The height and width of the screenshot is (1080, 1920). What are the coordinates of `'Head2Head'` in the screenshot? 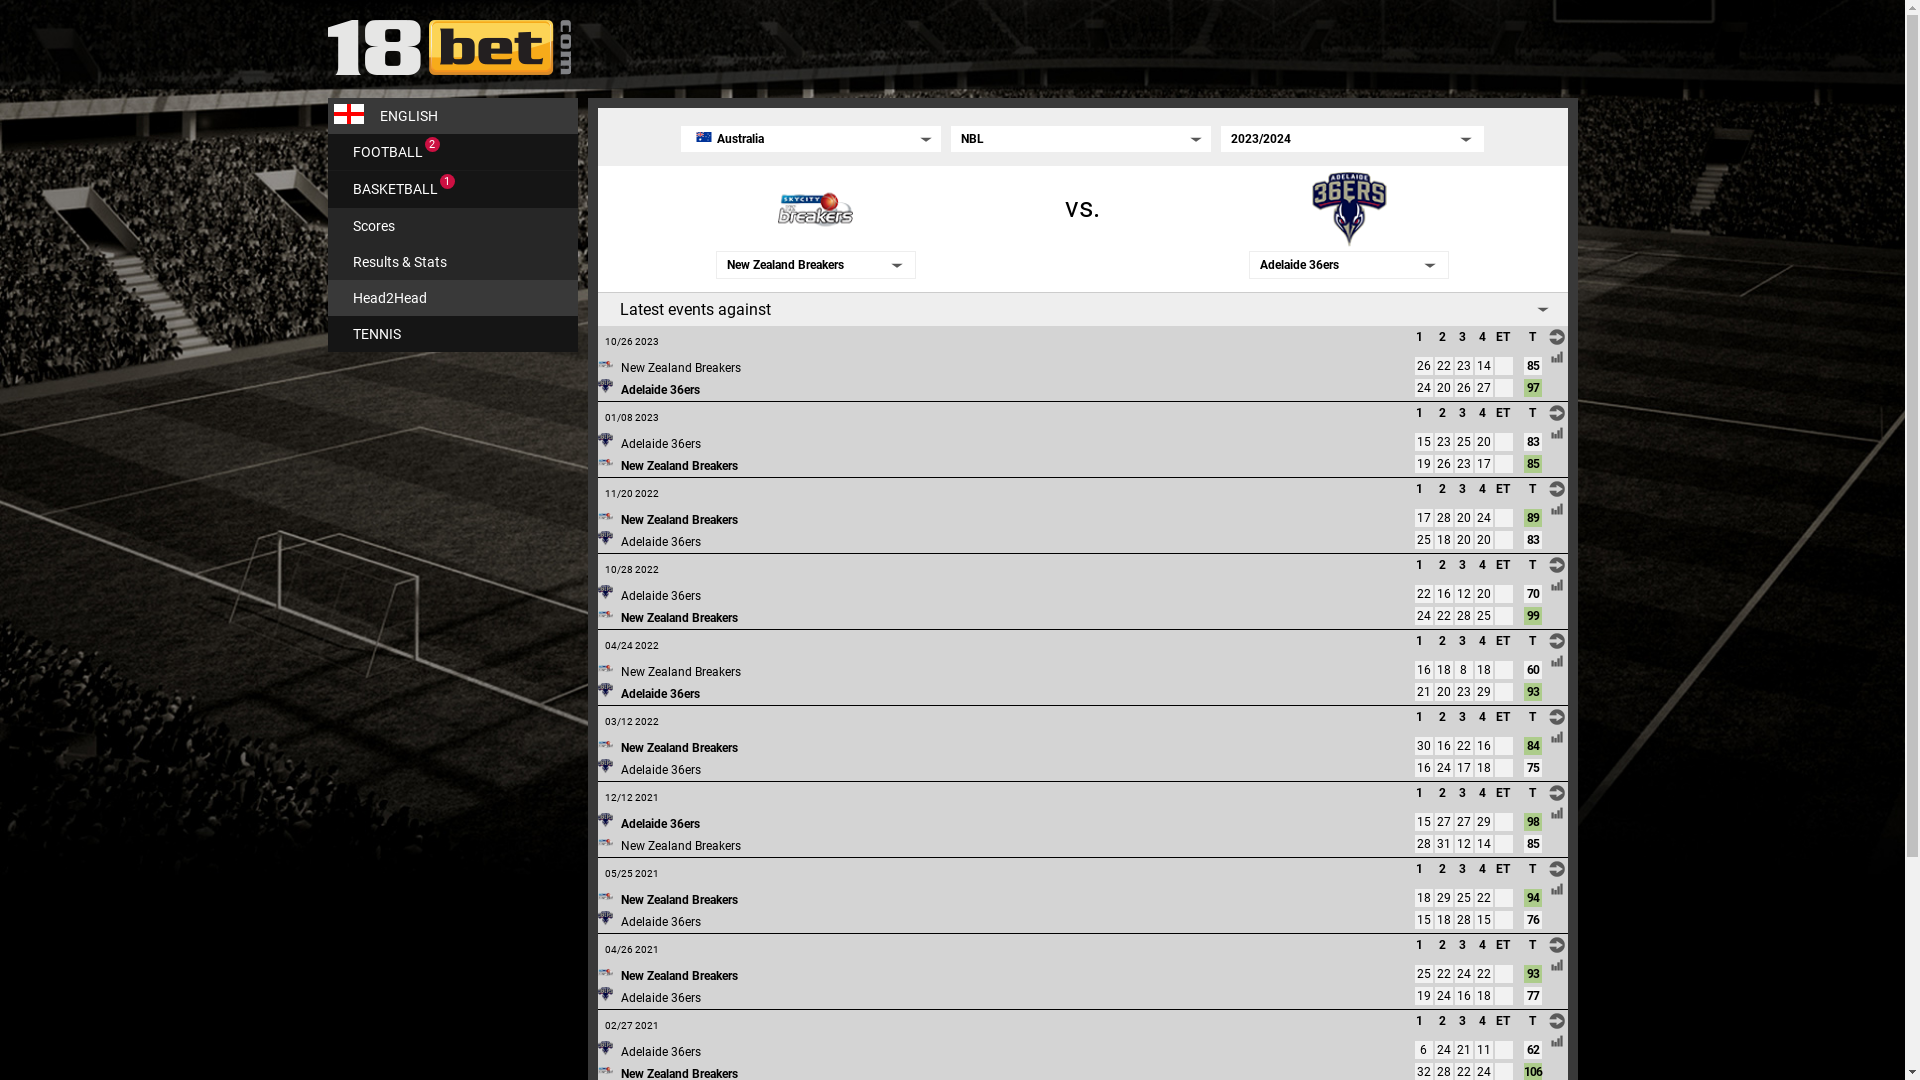 It's located at (327, 297).